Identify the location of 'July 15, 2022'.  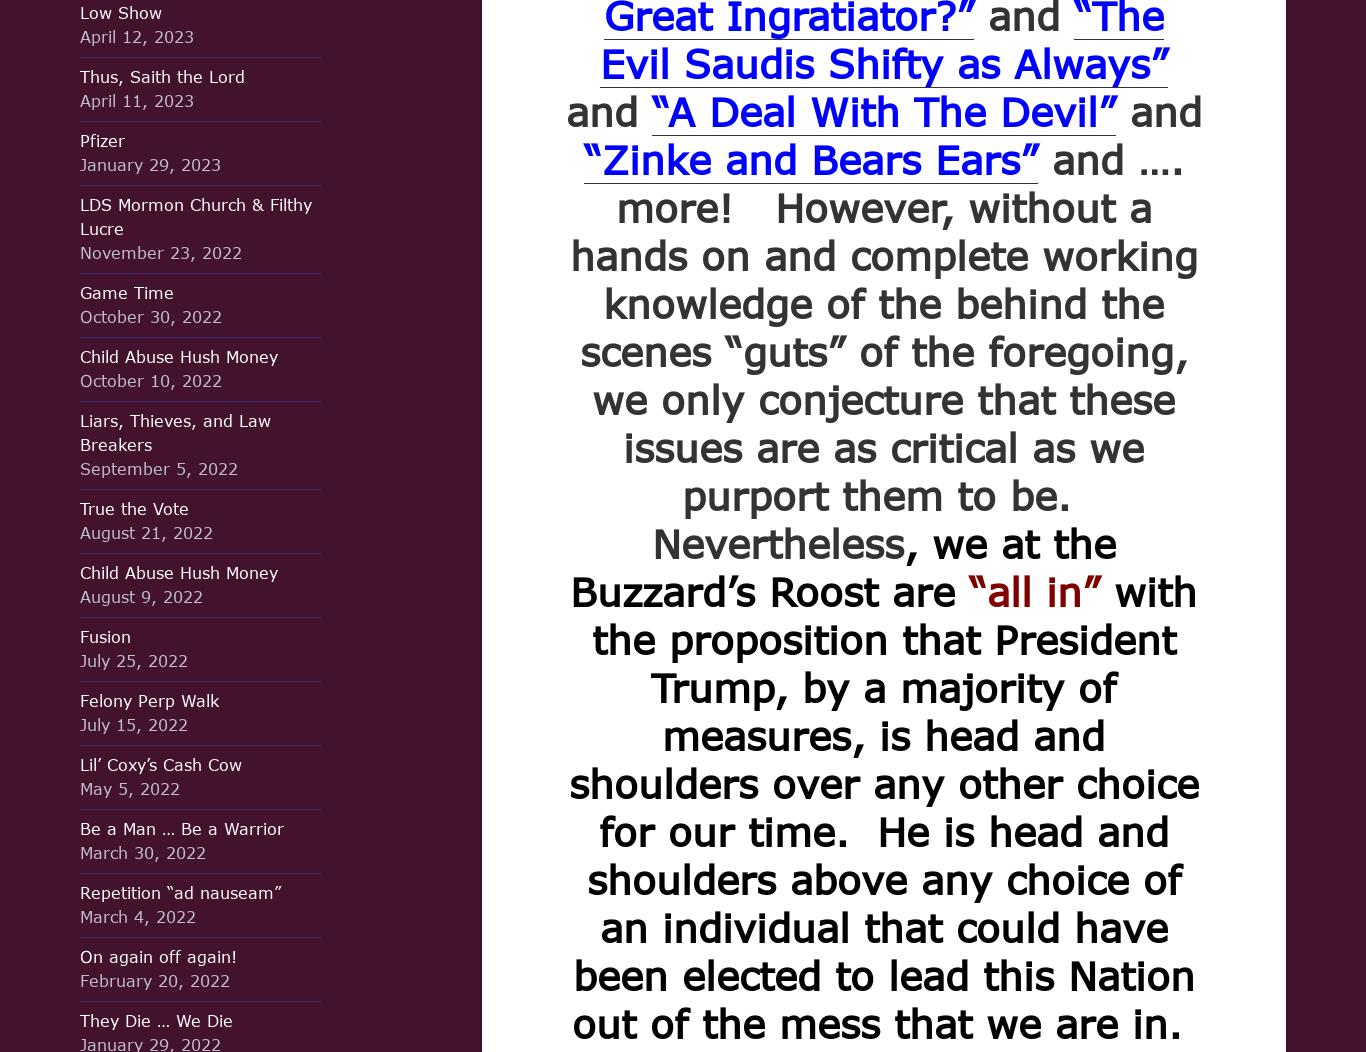
(133, 724).